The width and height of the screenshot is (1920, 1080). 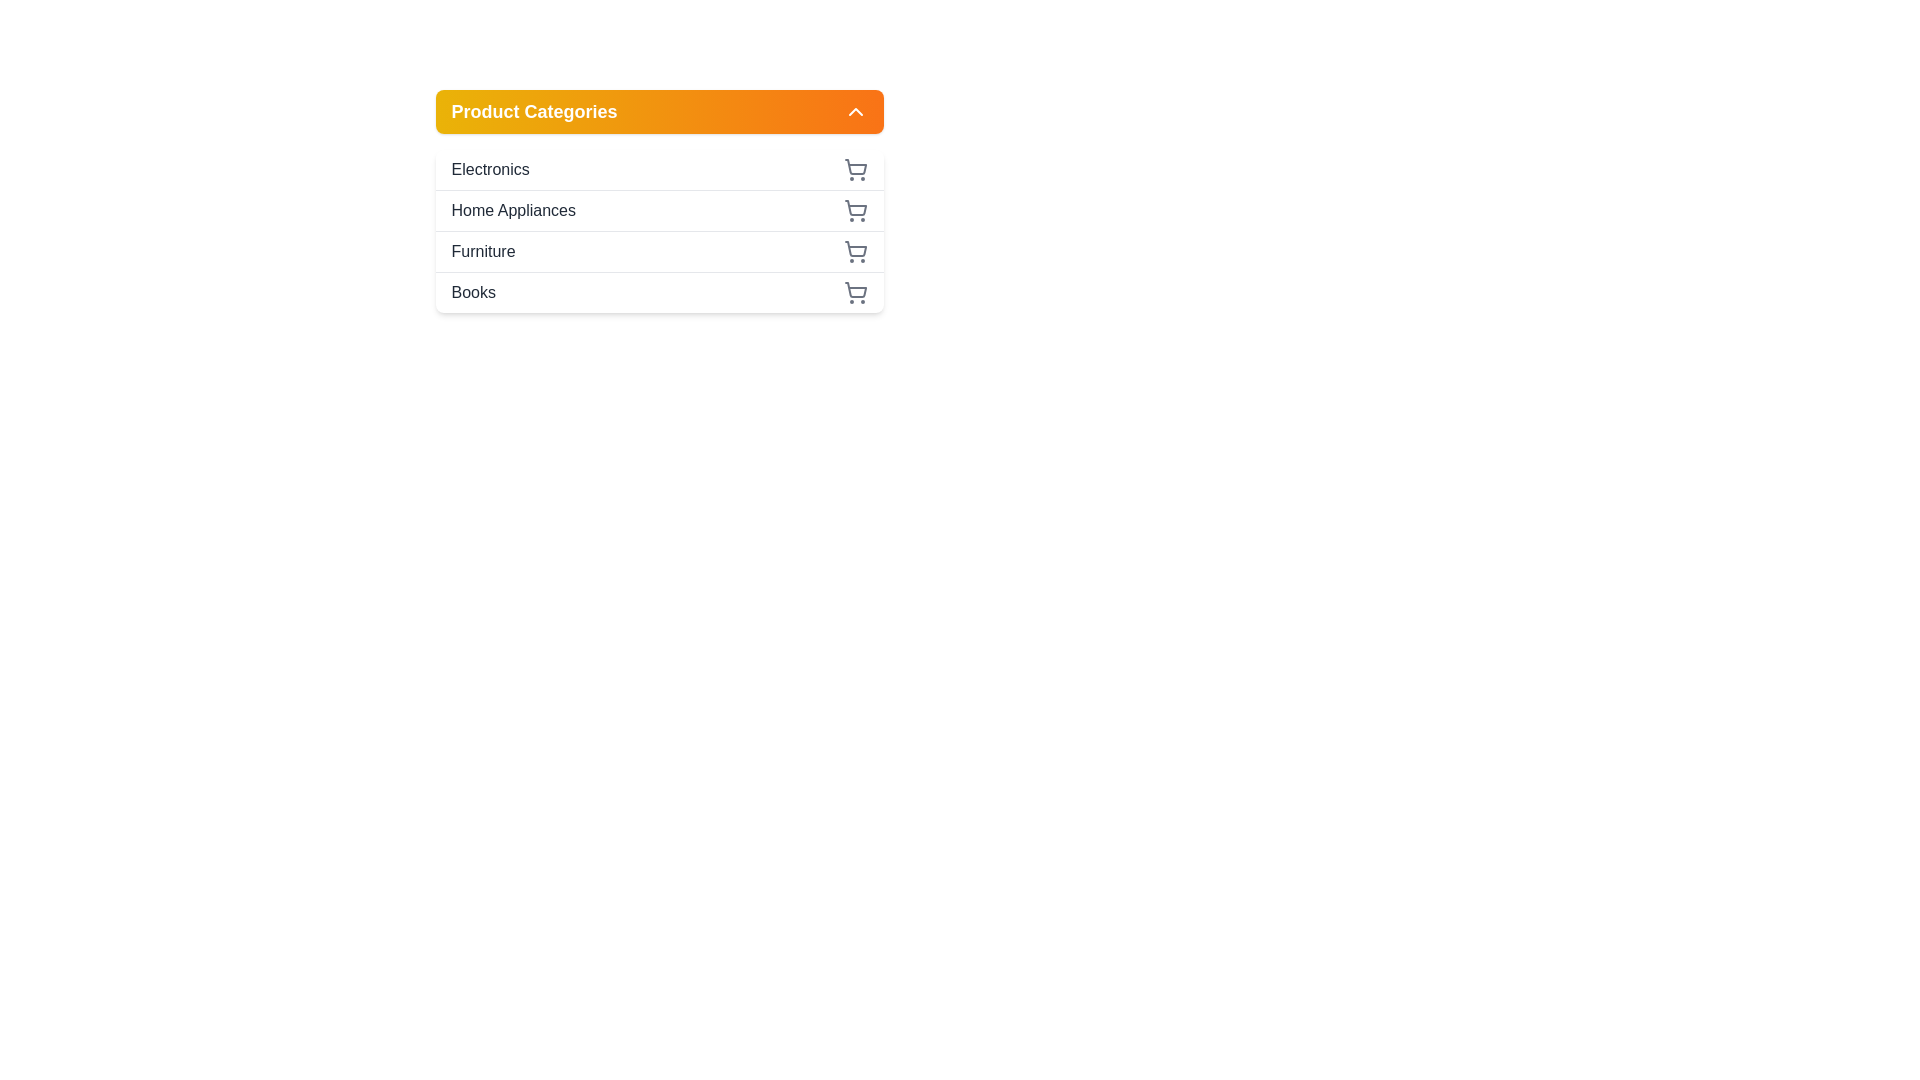 I want to click on the 'Books' category option in the list of categories, so click(x=659, y=292).